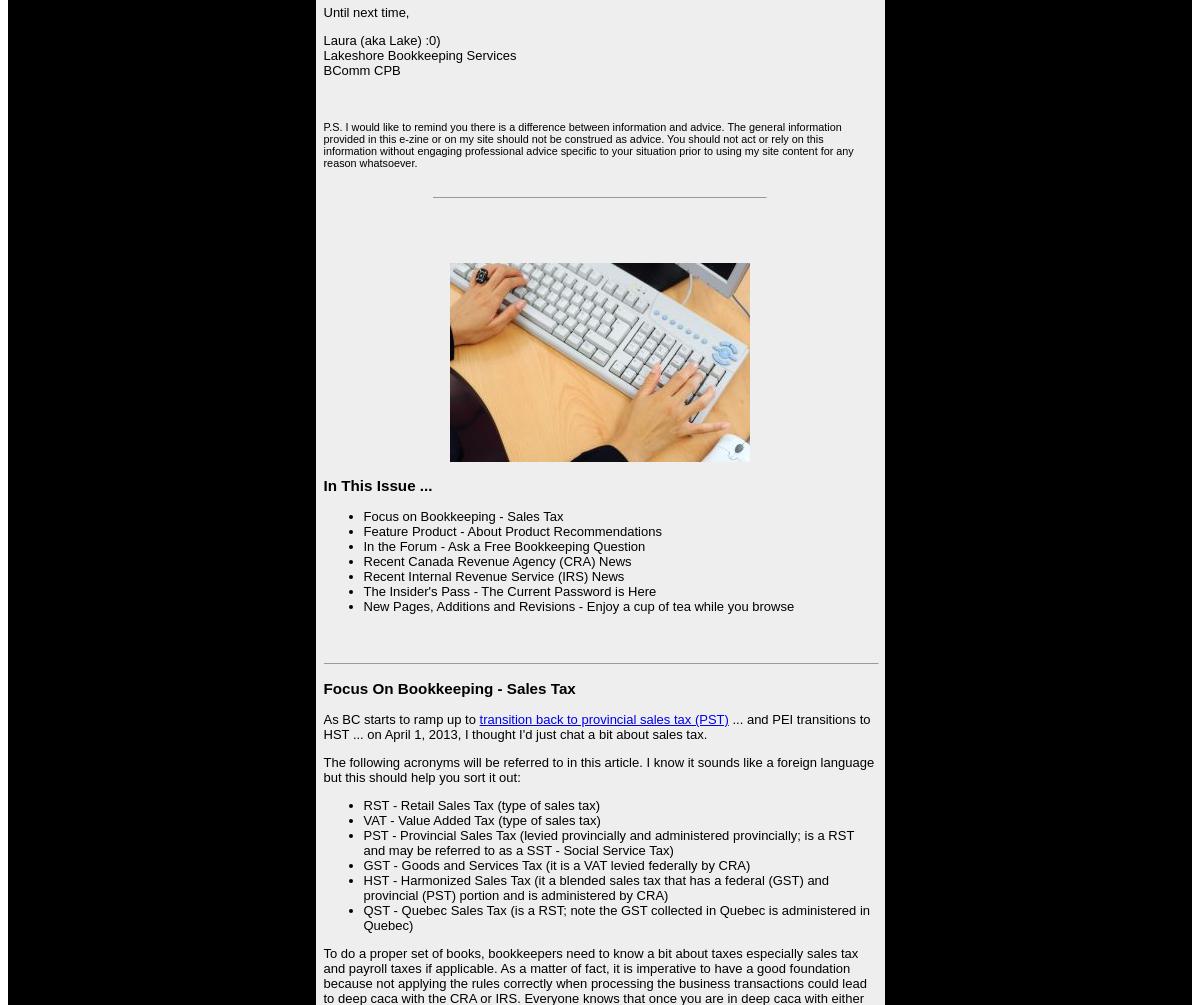 This screenshot has height=1005, width=1200. Describe the element at coordinates (616, 915) in the screenshot. I see `'QST - Quebec Sales Tax (is a RST; note the GST collected in Quebec is administered in Quebec)'` at that location.